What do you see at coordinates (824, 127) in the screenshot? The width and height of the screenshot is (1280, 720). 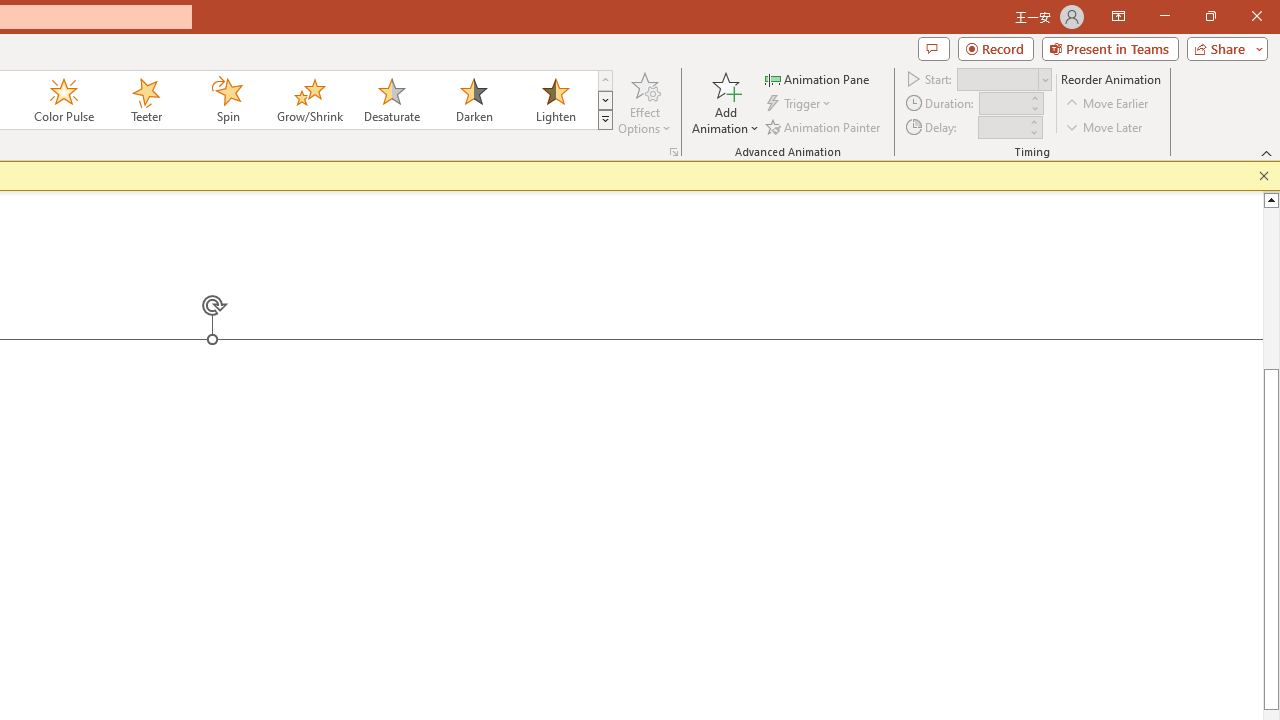 I see `'Animation Painter'` at bounding box center [824, 127].